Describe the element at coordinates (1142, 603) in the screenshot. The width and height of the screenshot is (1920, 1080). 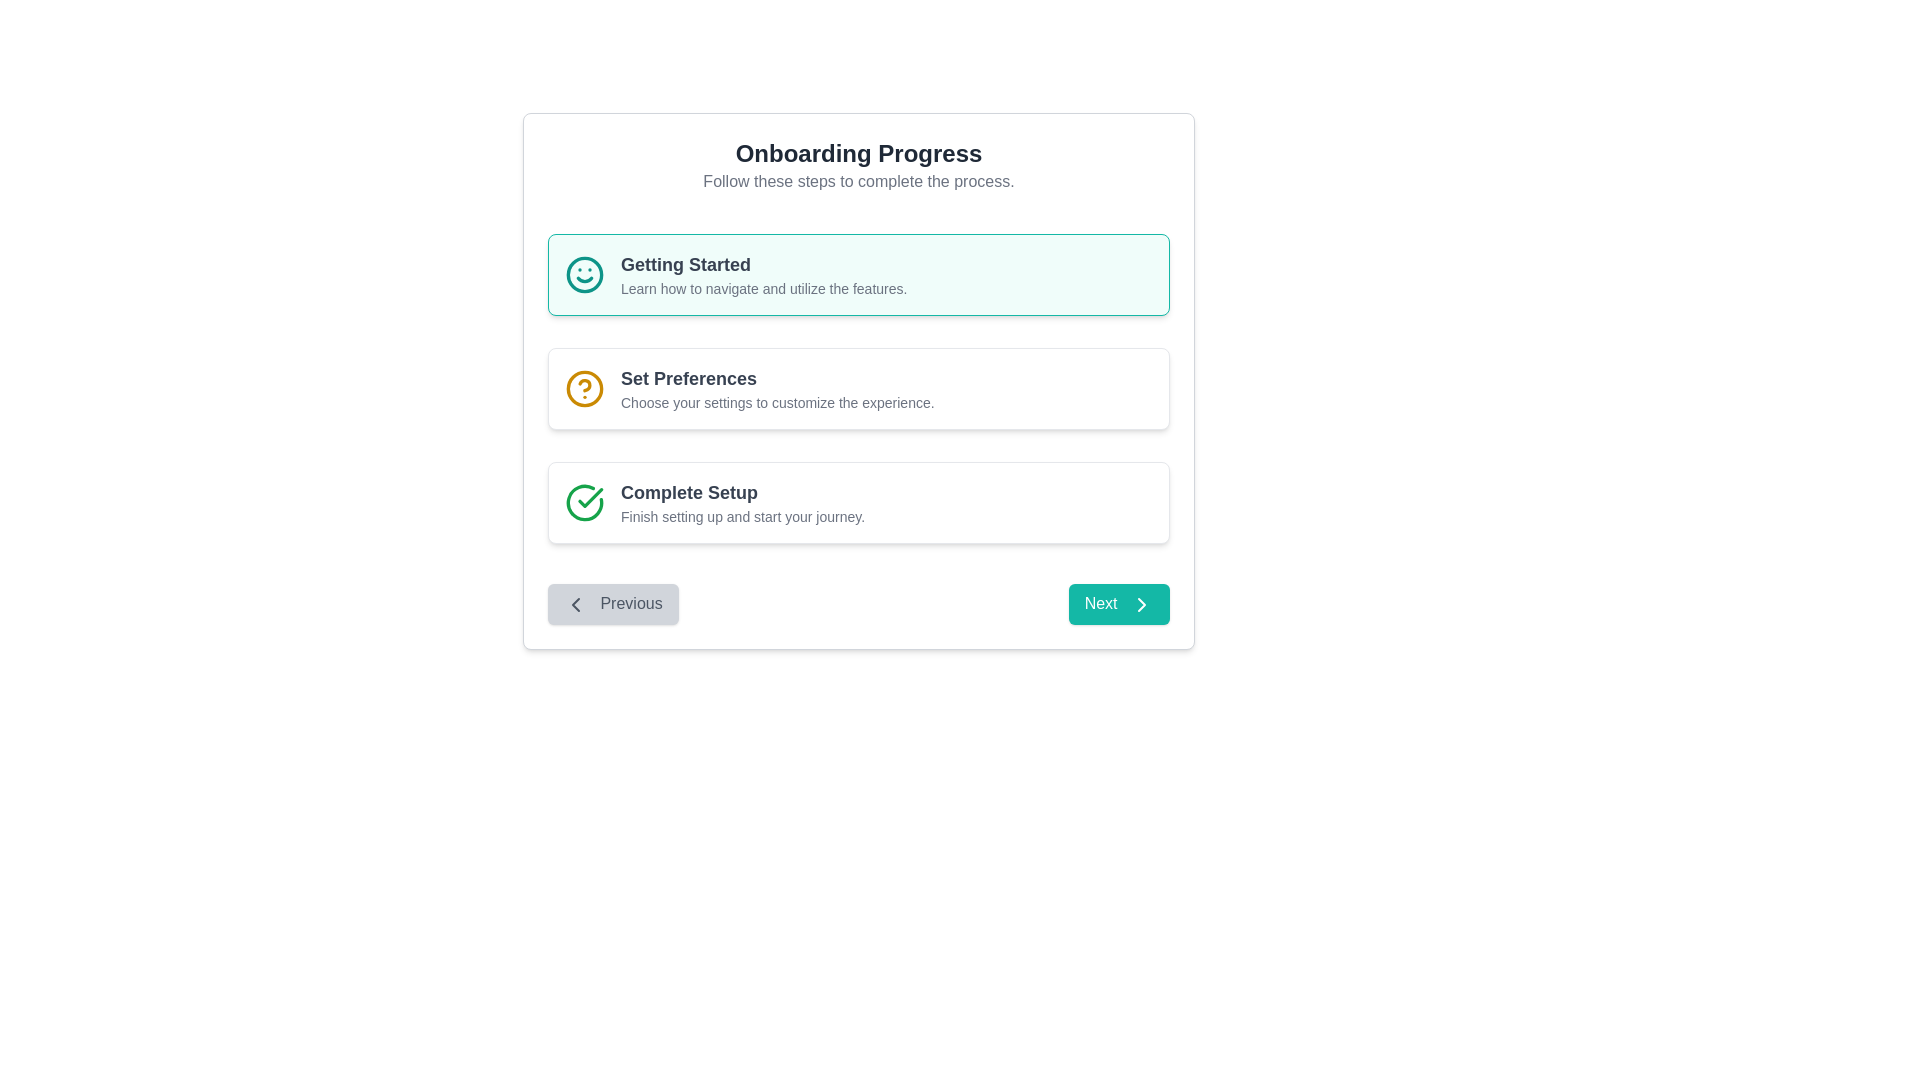
I see `the functionality of the rightward chevron icon located within the 'Next' button, which is aligned to the right of the text 'Next' in the onboarding dialog` at that location.